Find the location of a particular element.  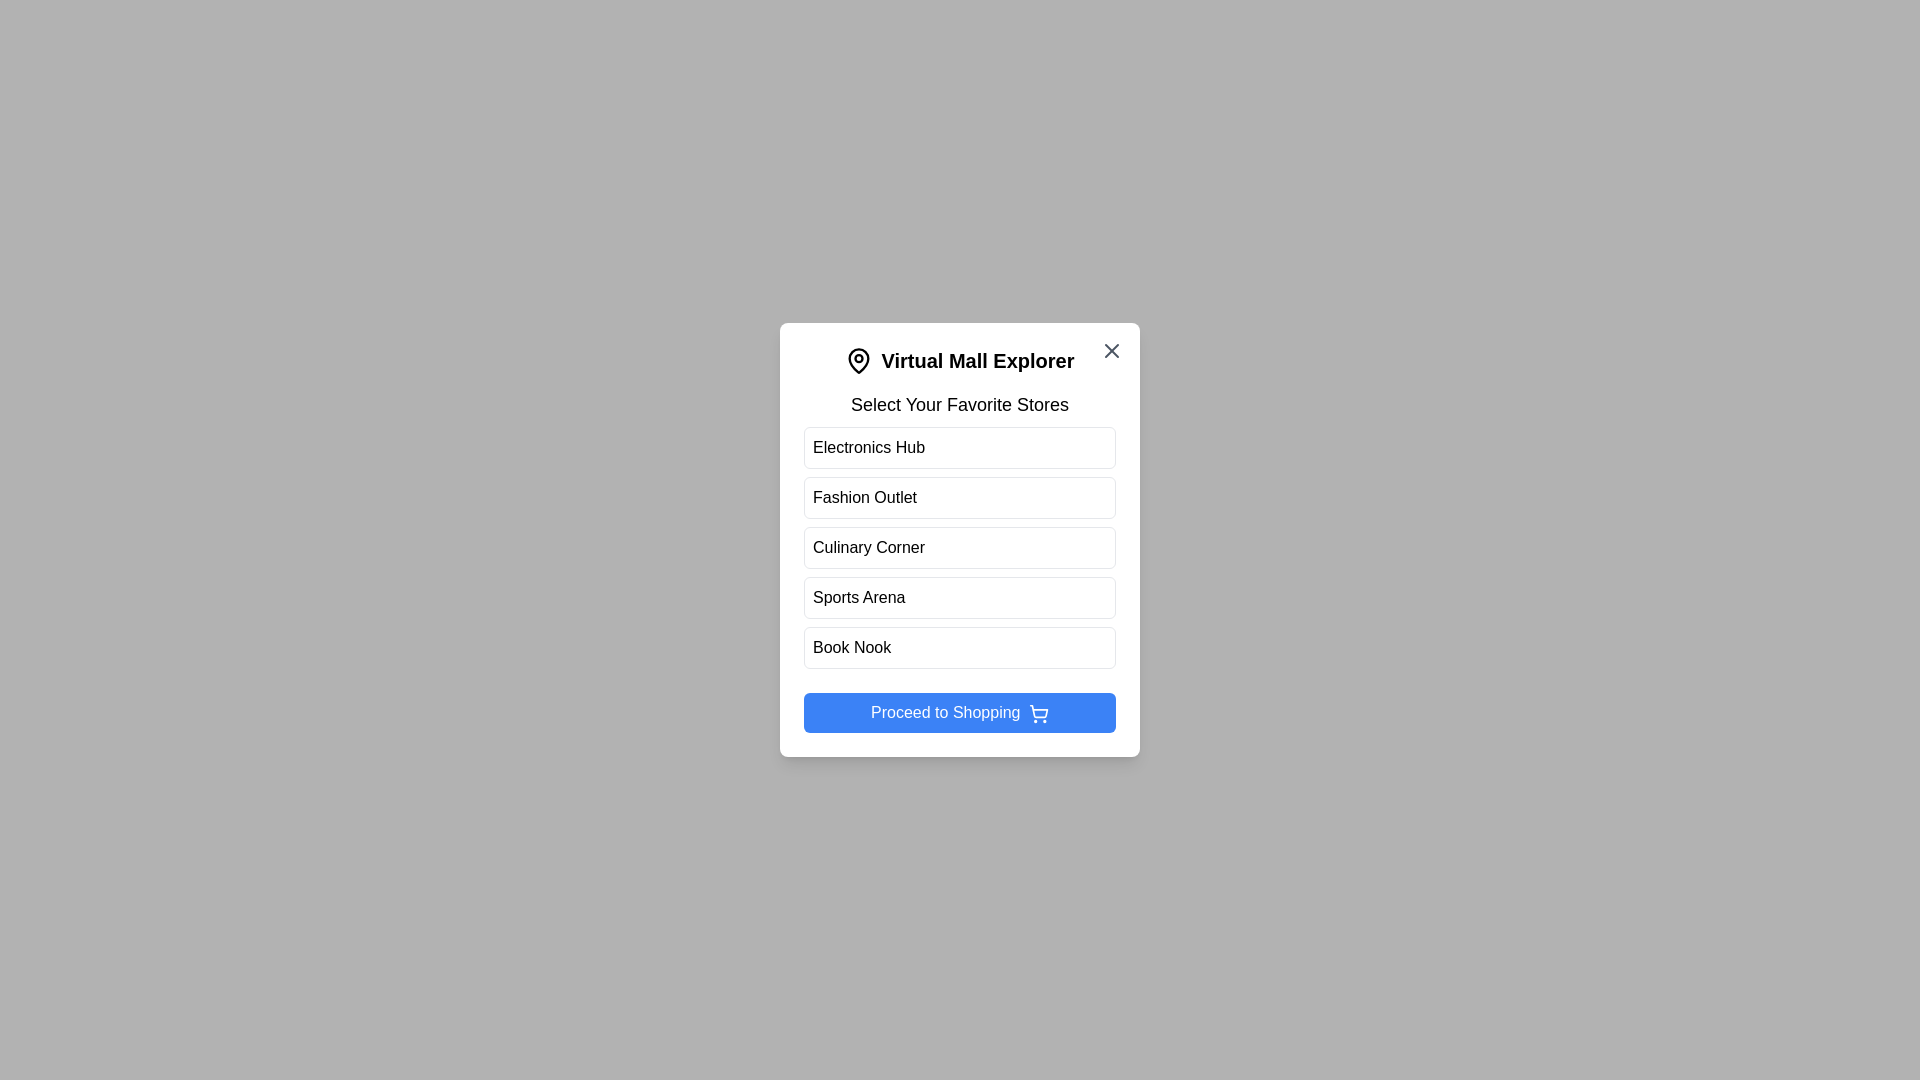

the close icon represented by a small diagonal cross (X) located at the top-right corner of the 'Virtual Mall Explorer' card is located at coordinates (1111, 350).